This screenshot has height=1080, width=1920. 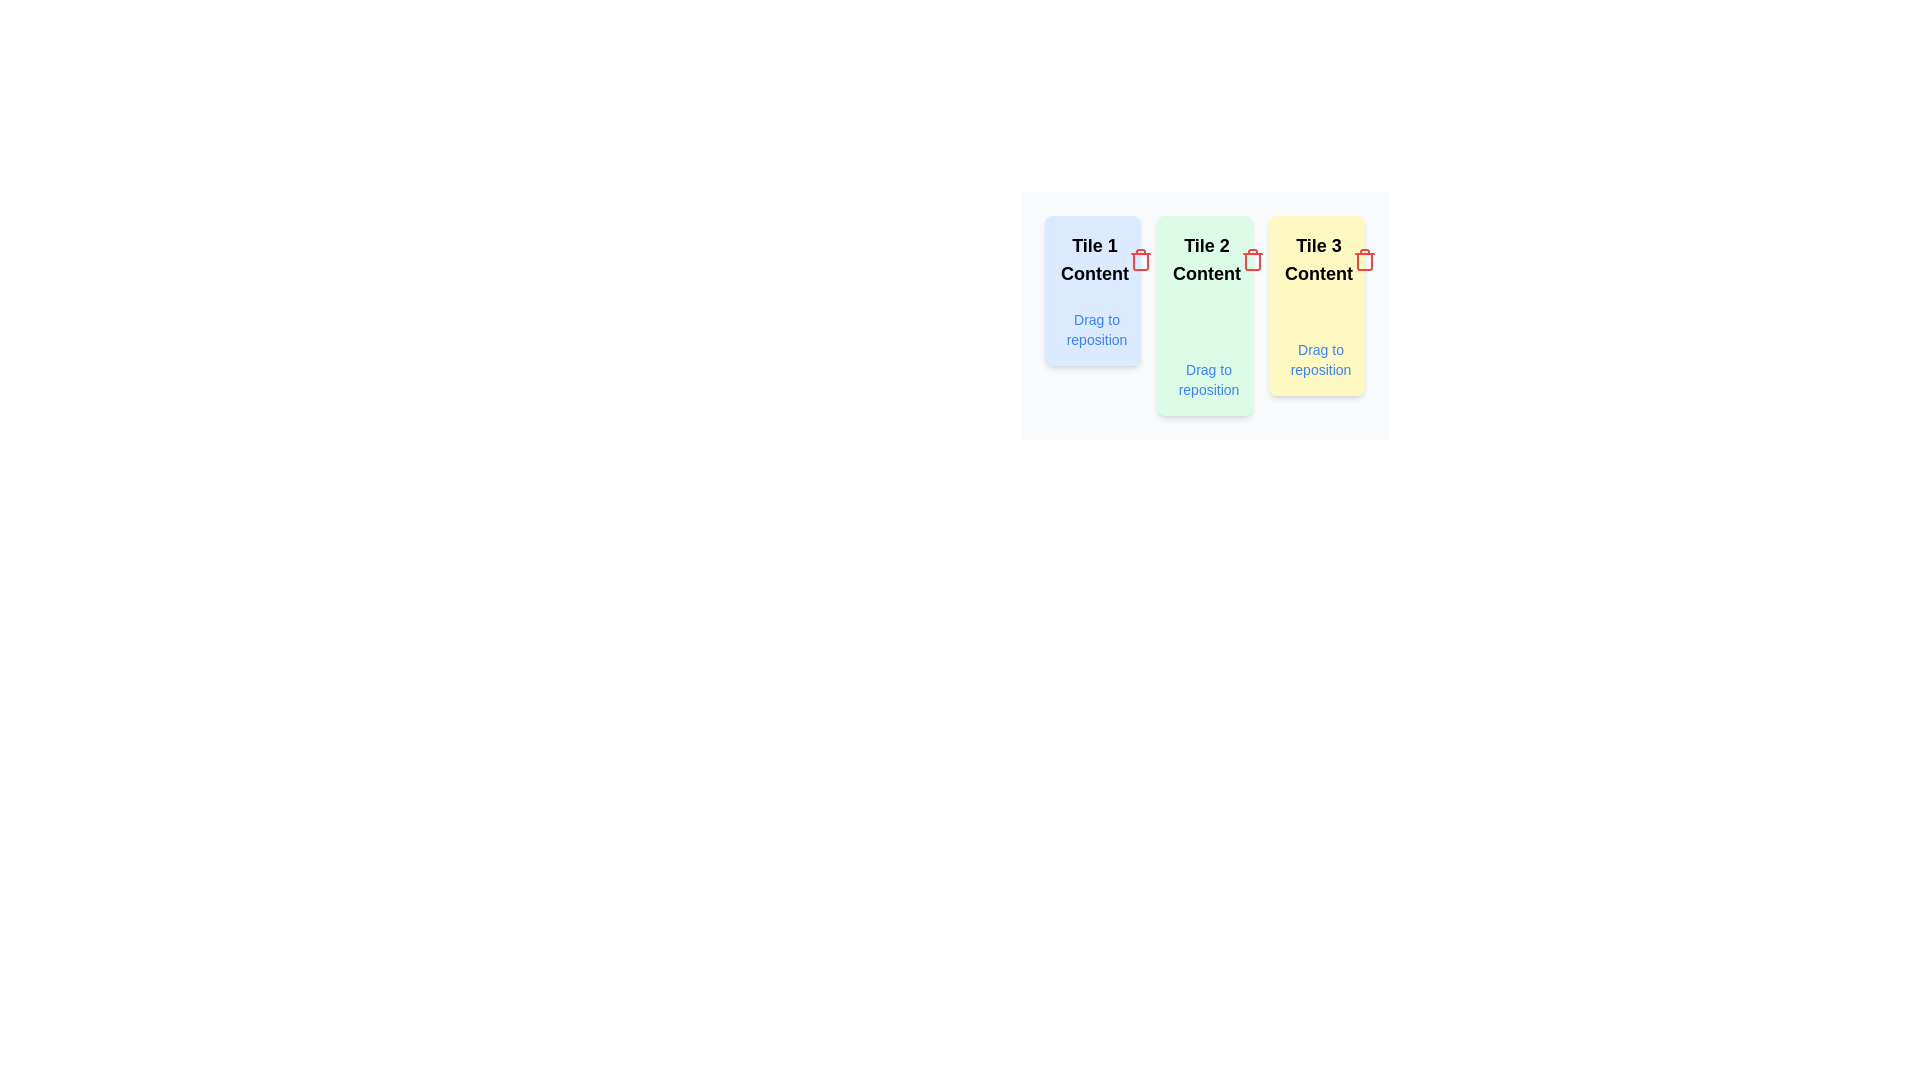 What do you see at coordinates (1092, 329) in the screenshot?
I see `the draggable handle displaying the text 'Drag to reposition'` at bounding box center [1092, 329].